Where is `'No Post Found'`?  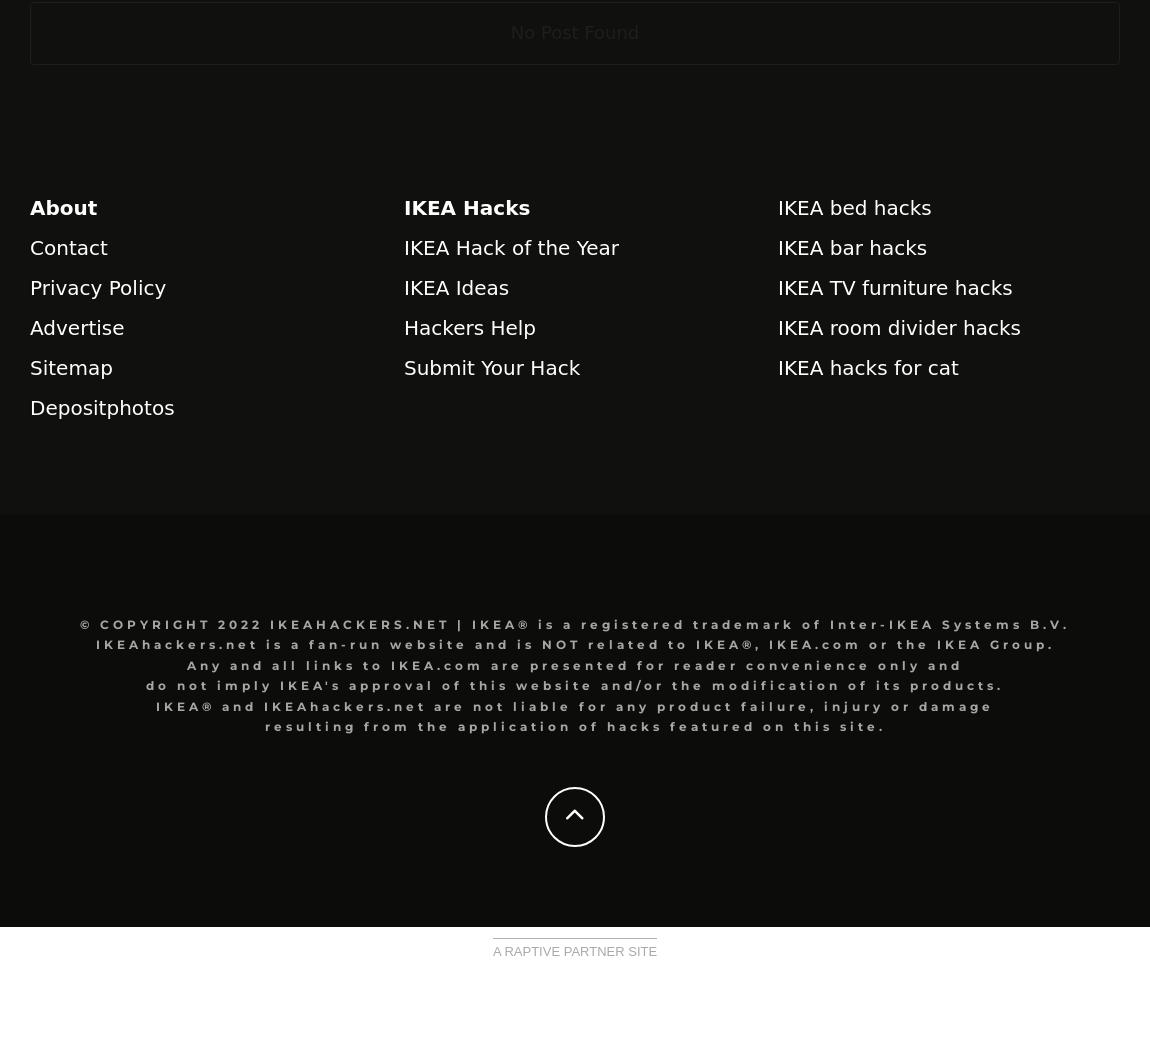 'No Post Found' is located at coordinates (510, 32).